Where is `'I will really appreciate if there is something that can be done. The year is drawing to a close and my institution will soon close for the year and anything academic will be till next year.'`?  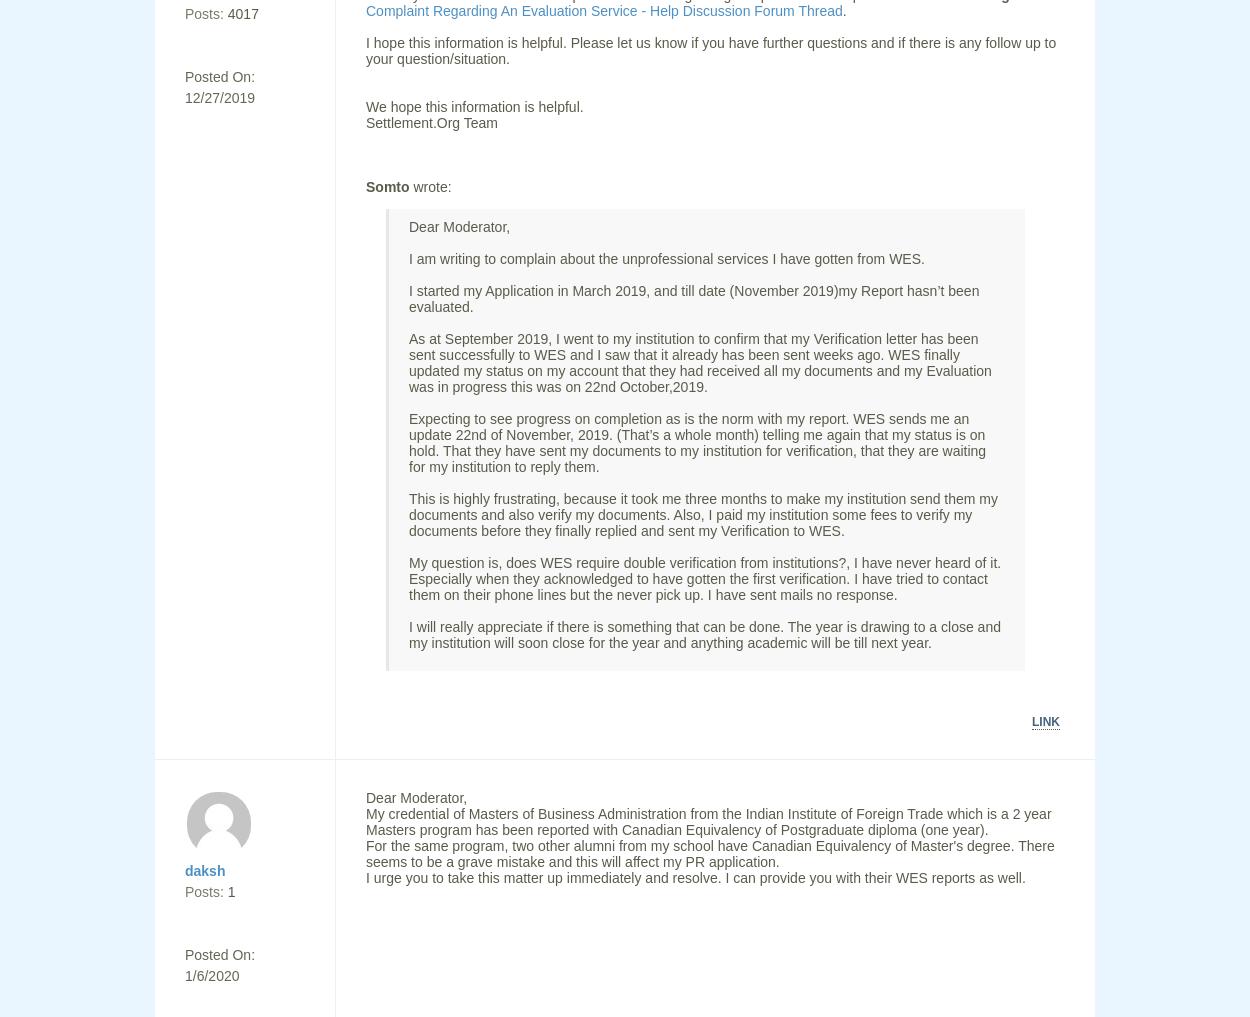
'I will really appreciate if there is something that can be done. The year is drawing to a close and my institution will soon close for the year and anything academic will be till next year.' is located at coordinates (703, 635).